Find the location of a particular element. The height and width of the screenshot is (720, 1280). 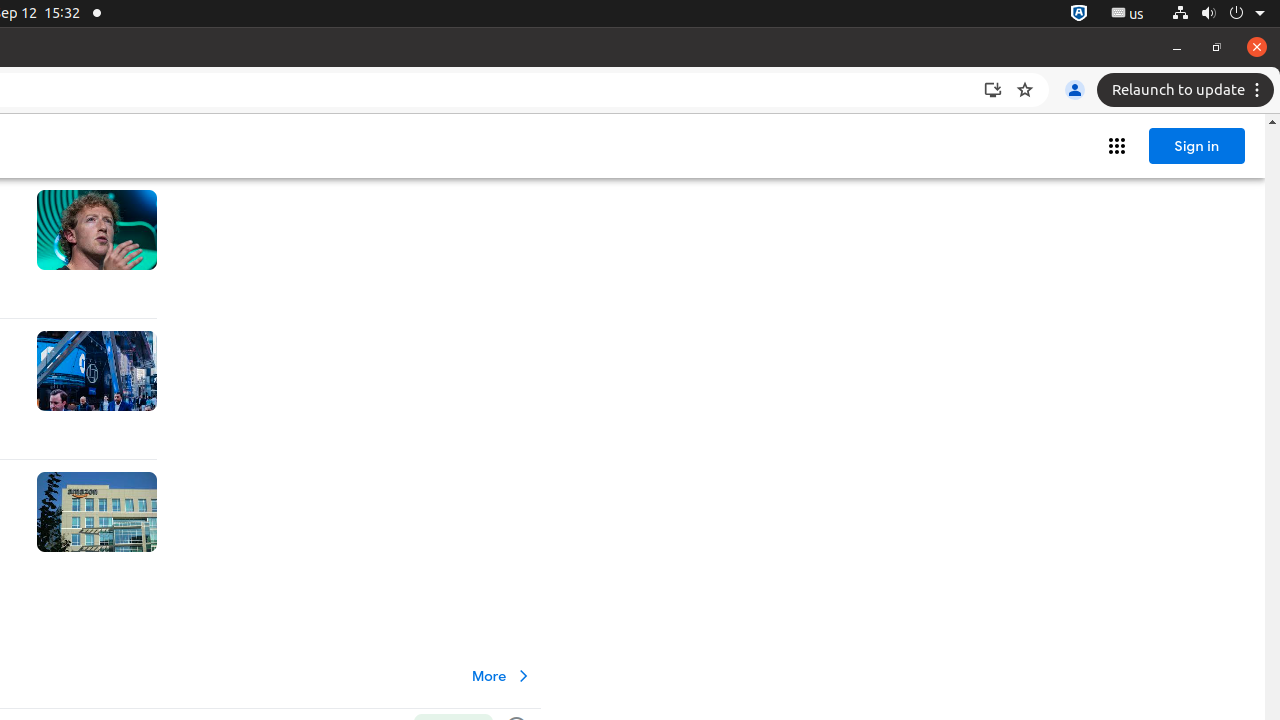

'System' is located at coordinates (1217, 13).